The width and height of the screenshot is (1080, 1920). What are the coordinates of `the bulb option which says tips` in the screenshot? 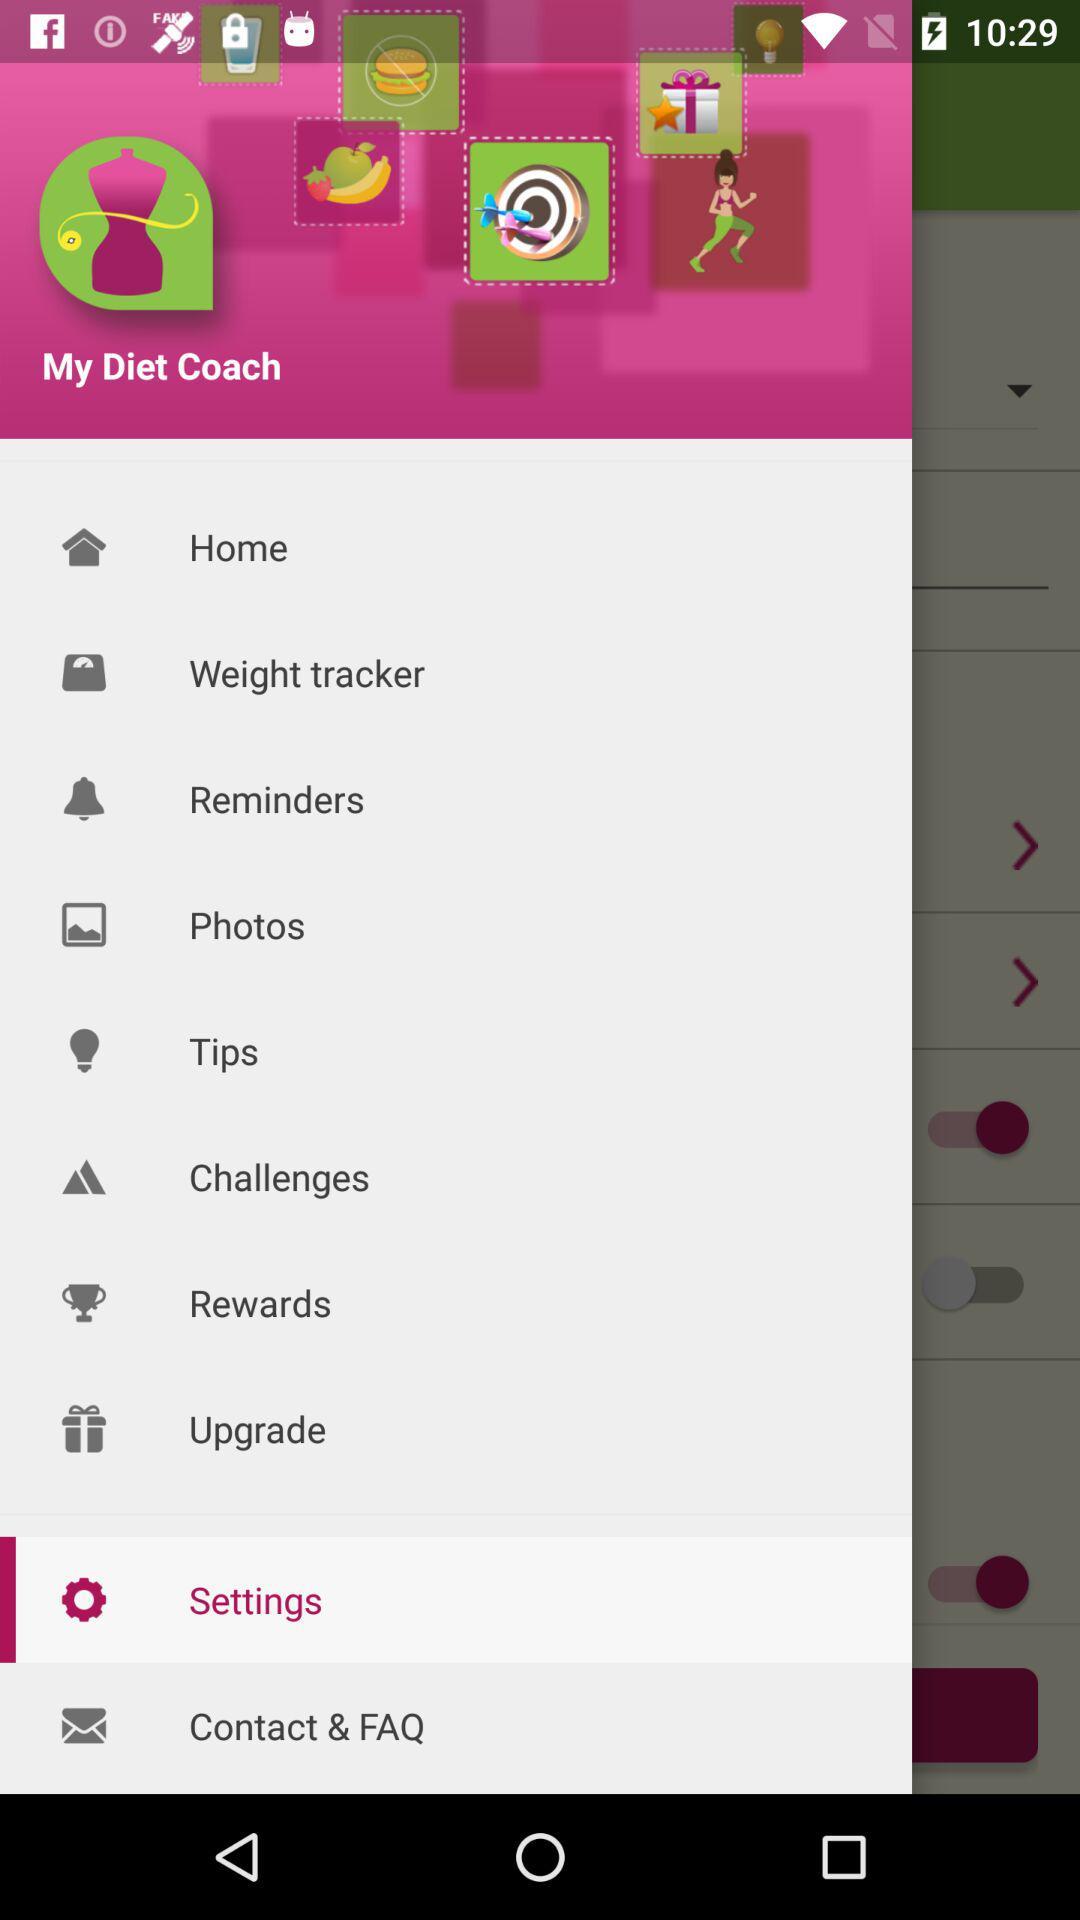 It's located at (83, 1050).